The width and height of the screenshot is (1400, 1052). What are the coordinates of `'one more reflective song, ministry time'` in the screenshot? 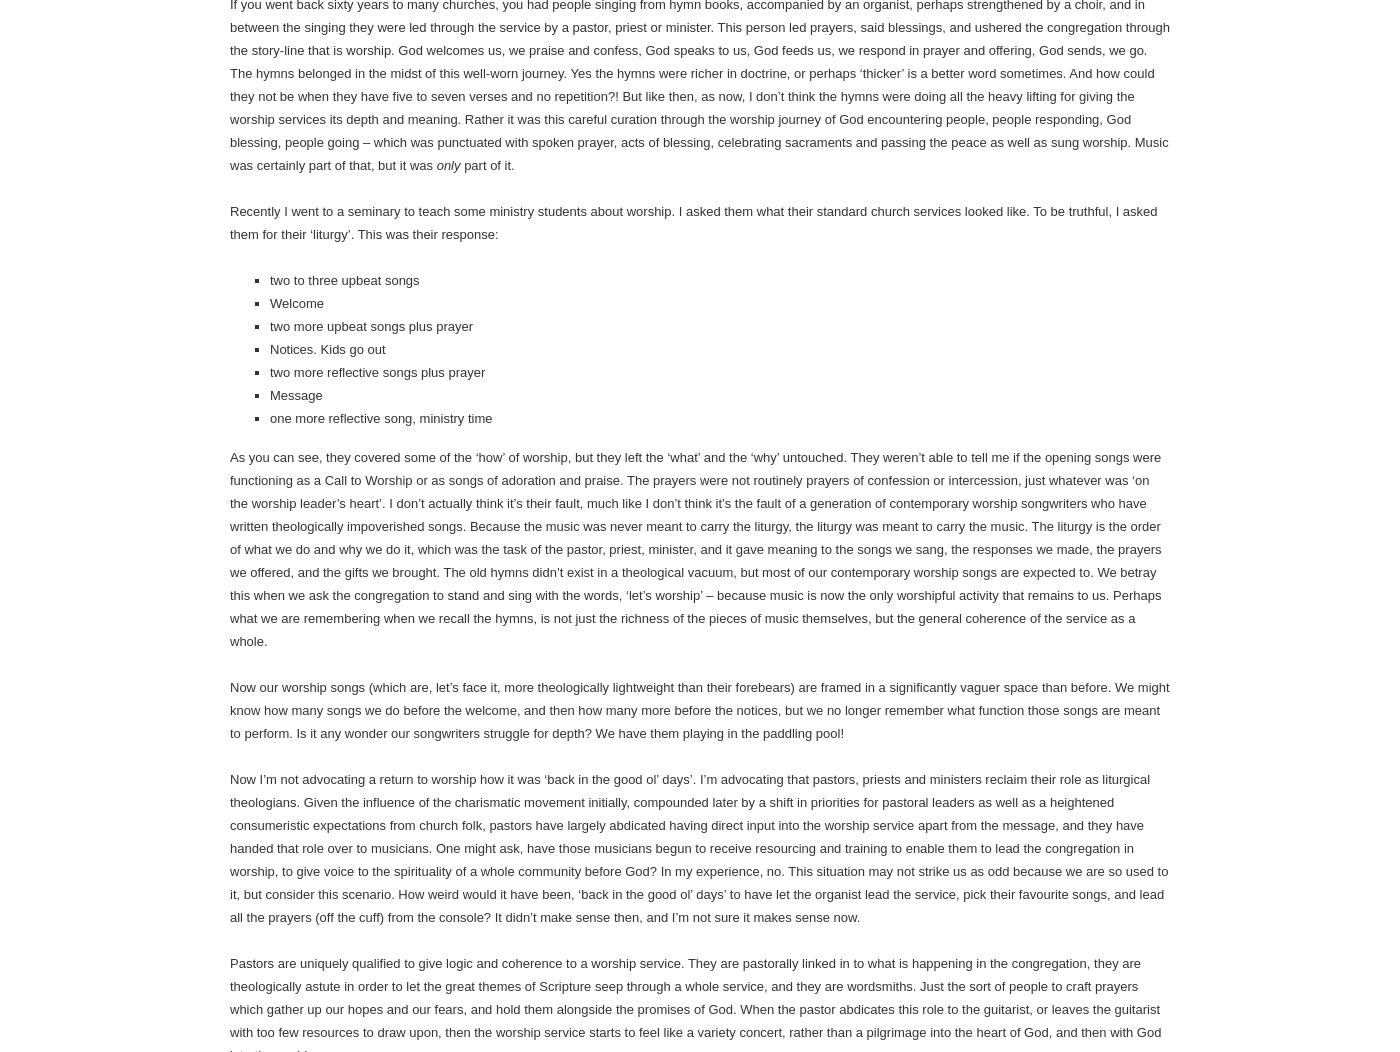 It's located at (379, 417).